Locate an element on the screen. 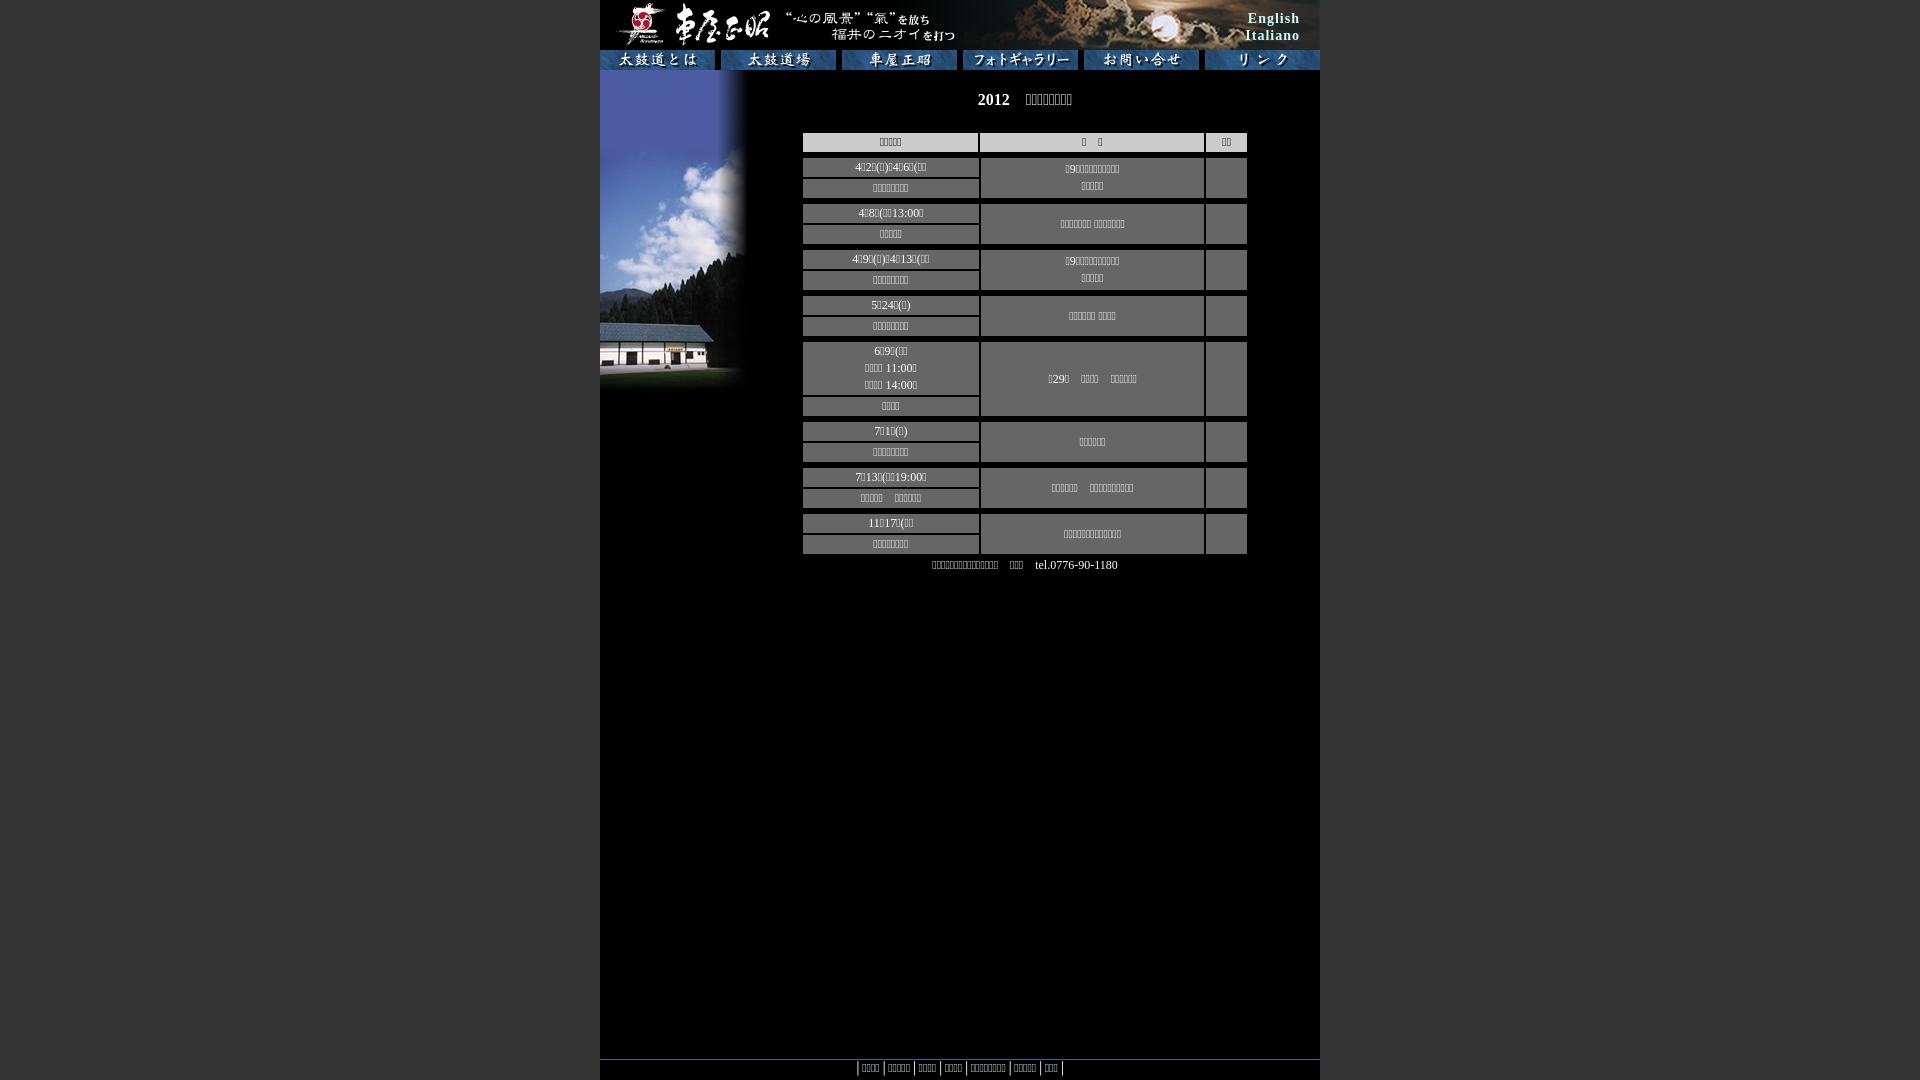  'Italiano' is located at coordinates (1271, 35).